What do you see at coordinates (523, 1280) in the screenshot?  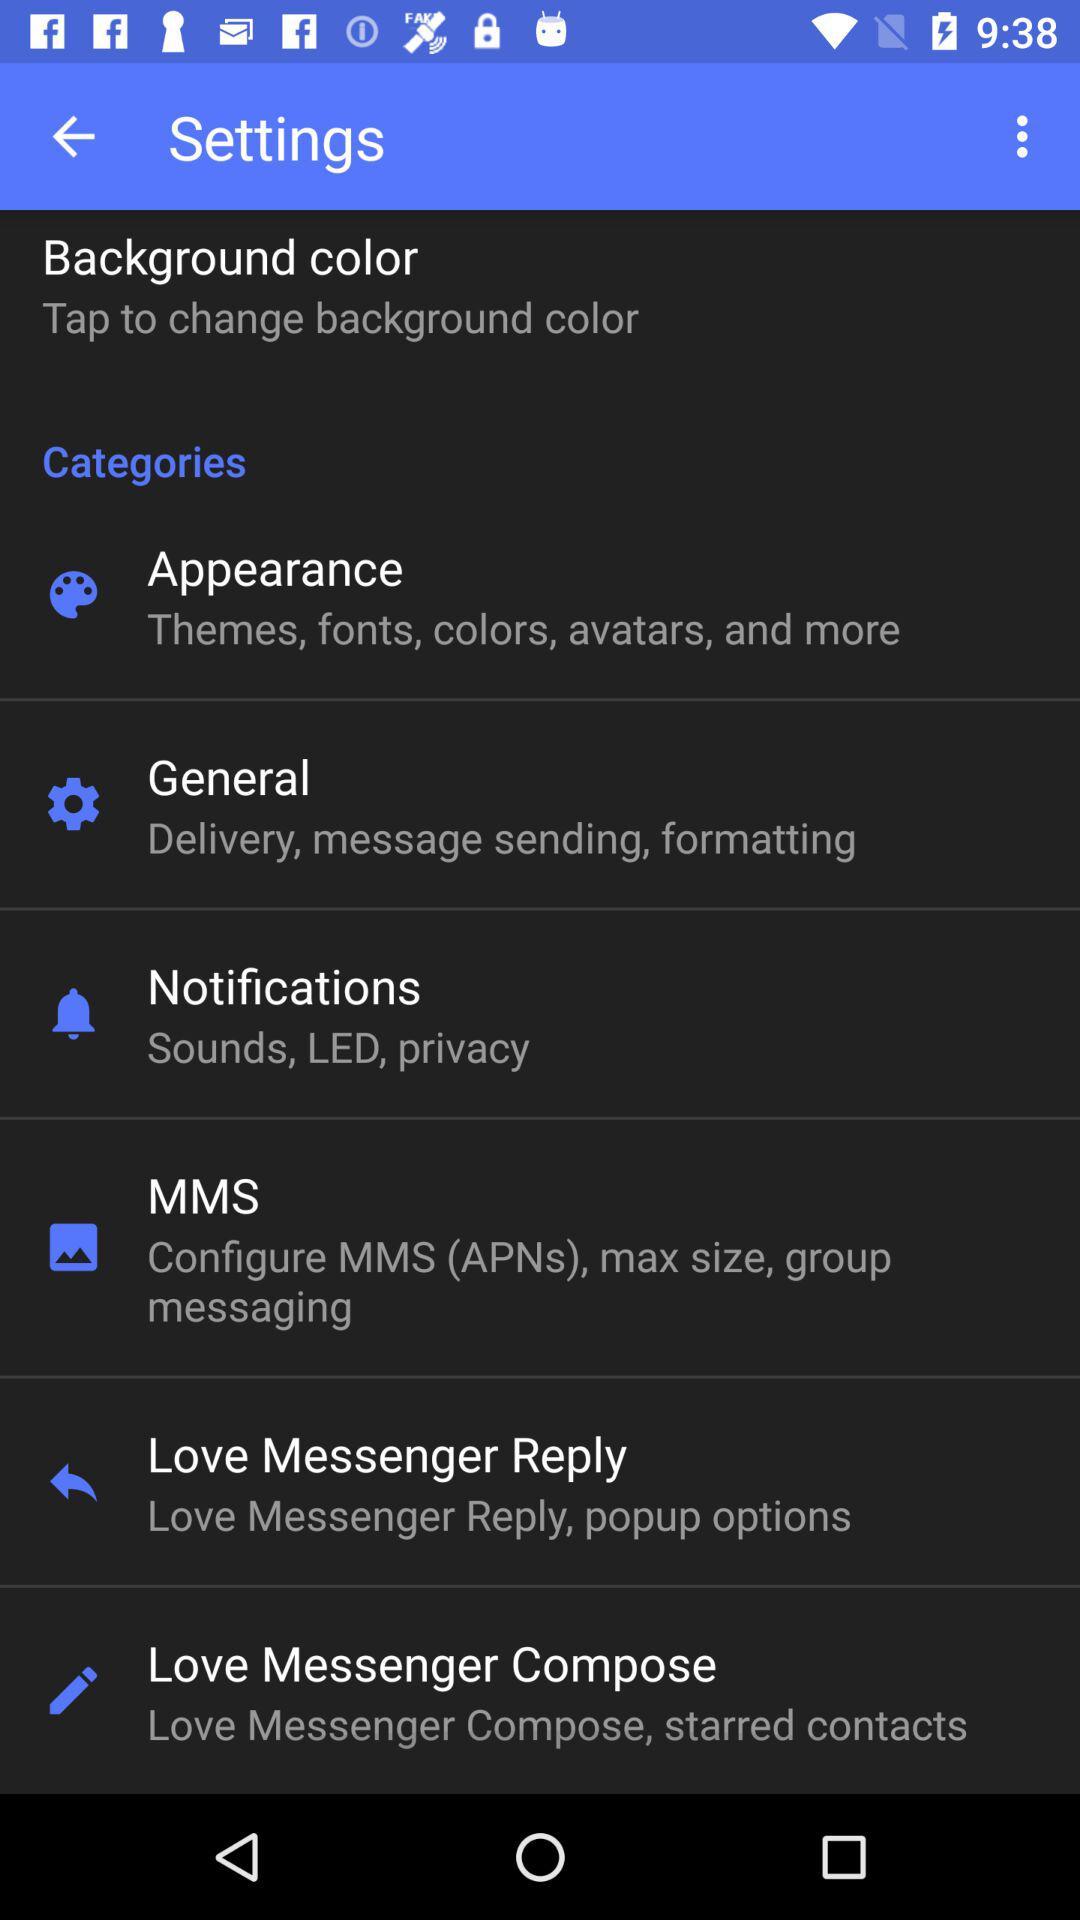 I see `the item below the mms` at bounding box center [523, 1280].